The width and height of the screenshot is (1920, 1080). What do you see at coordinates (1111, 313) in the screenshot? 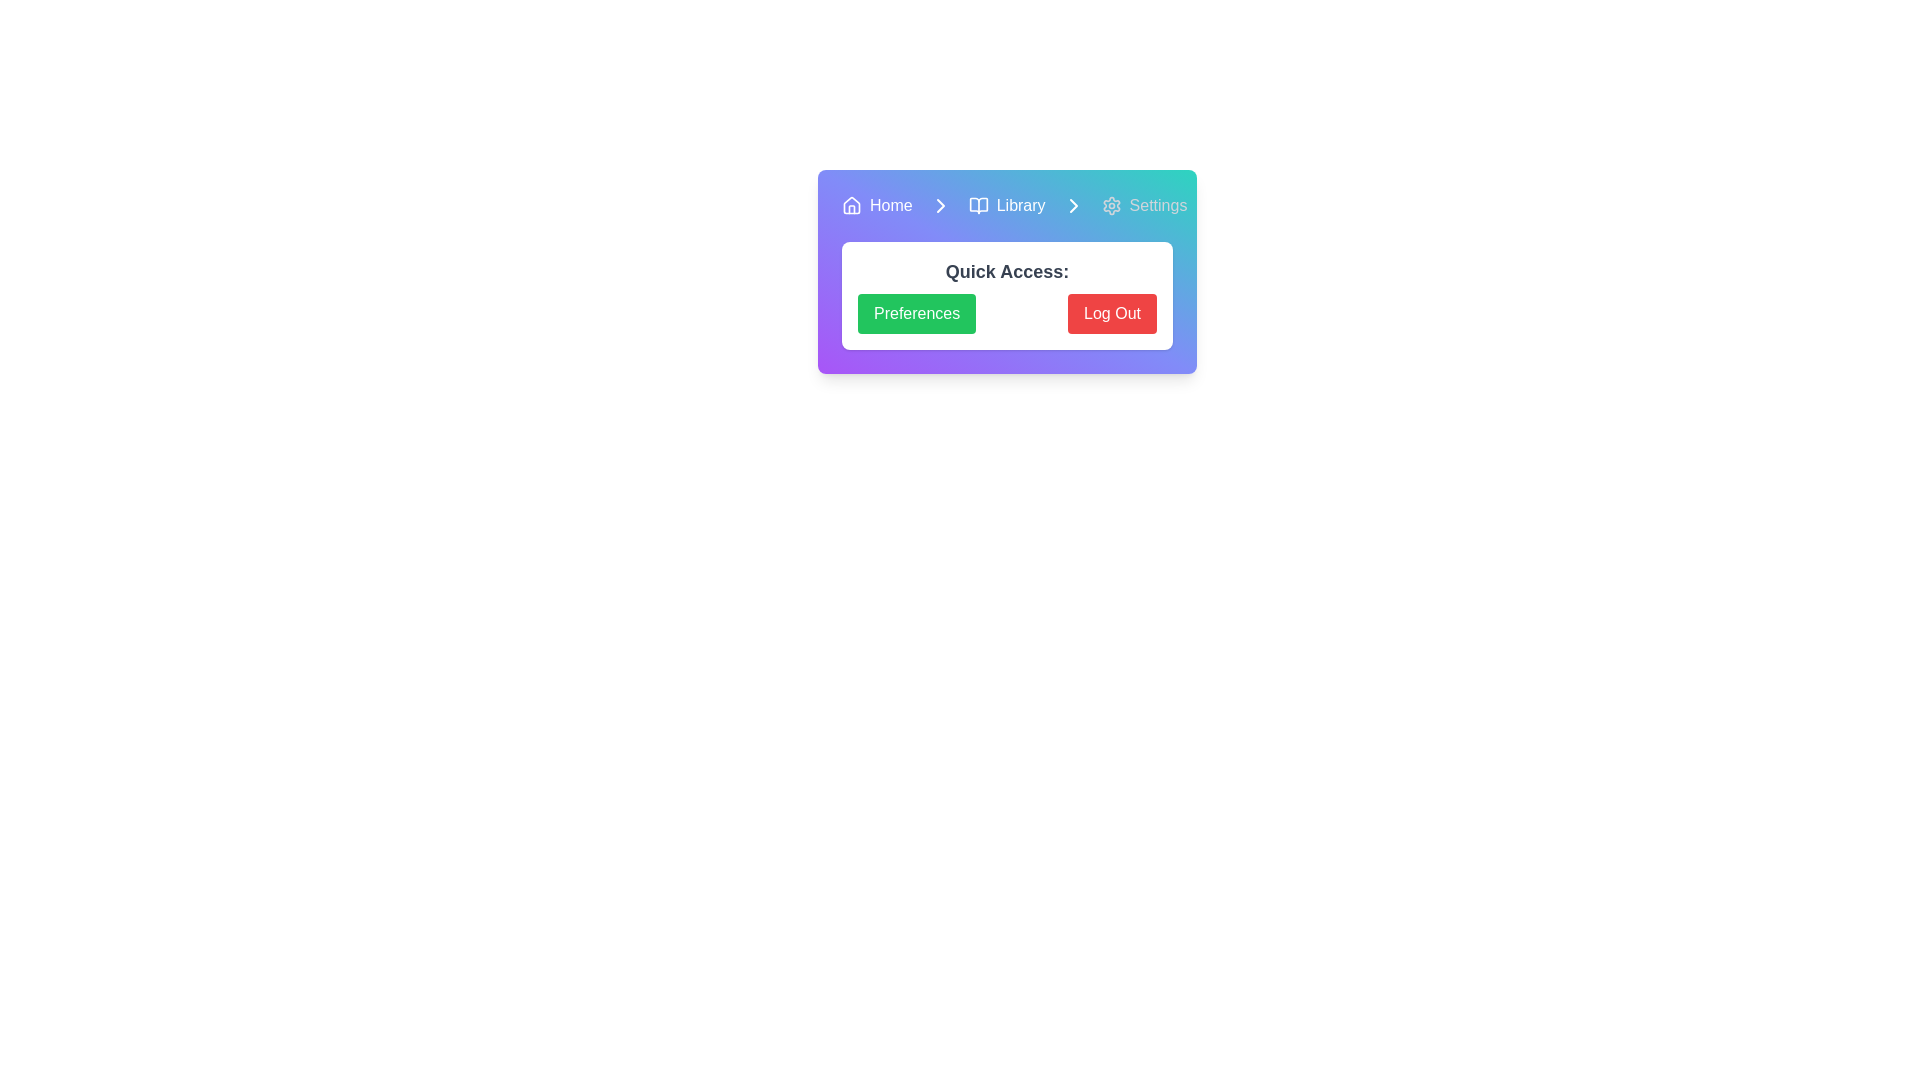
I see `the 'Log Out' button, which has white text on a red background and is positioned to the right of the 'Preferences' button` at bounding box center [1111, 313].